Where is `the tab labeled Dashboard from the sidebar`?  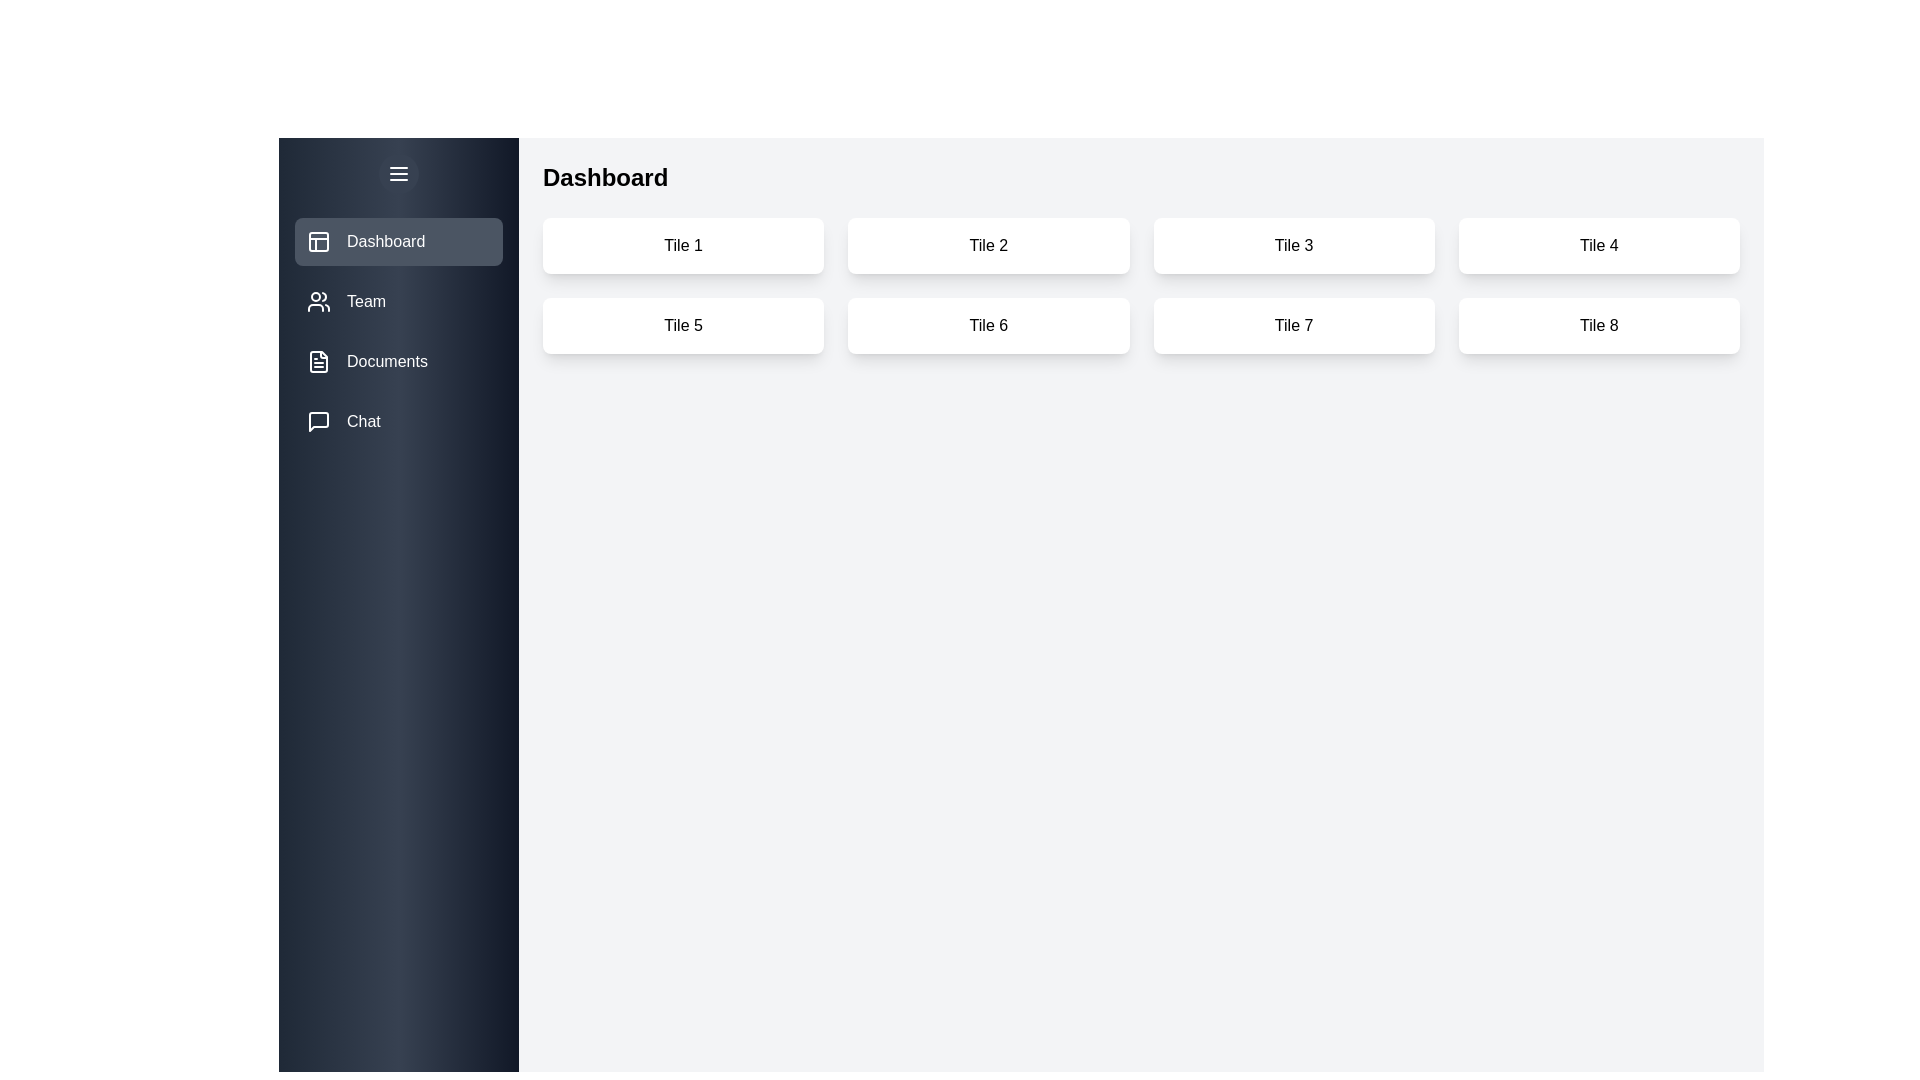
the tab labeled Dashboard from the sidebar is located at coordinates (398, 241).